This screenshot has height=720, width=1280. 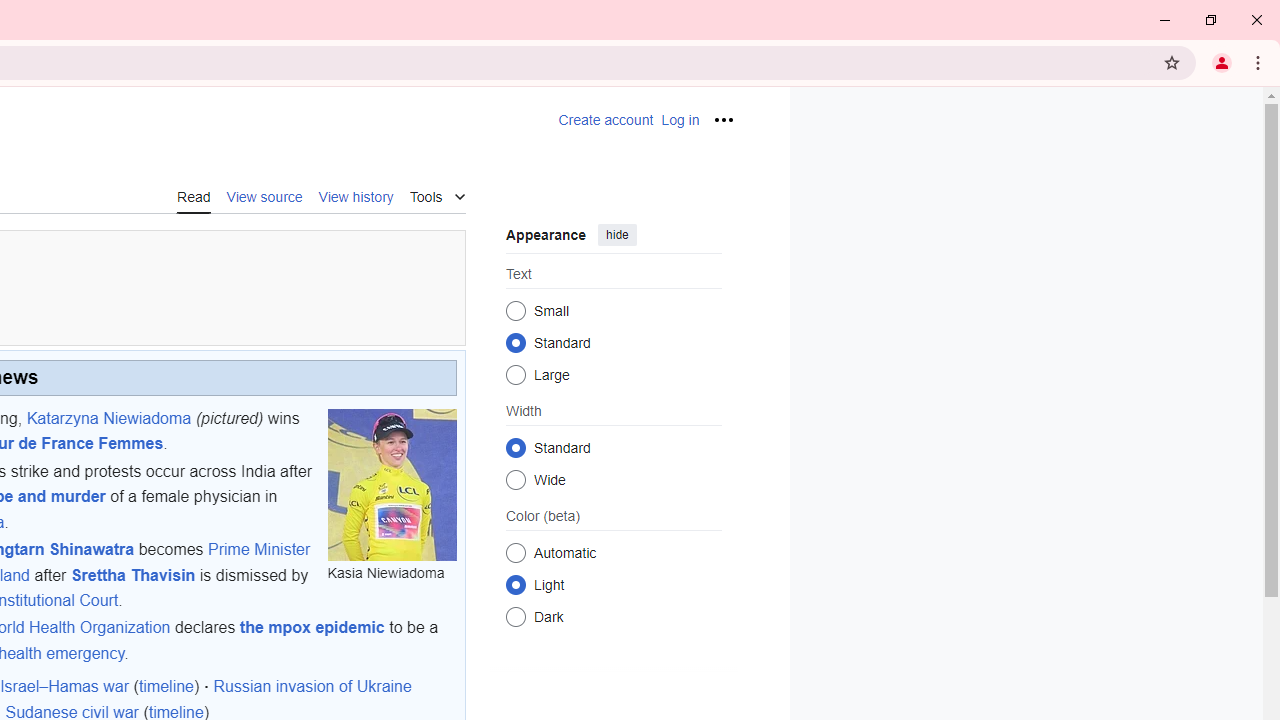 I want to click on 'Large', so click(x=515, y=374).